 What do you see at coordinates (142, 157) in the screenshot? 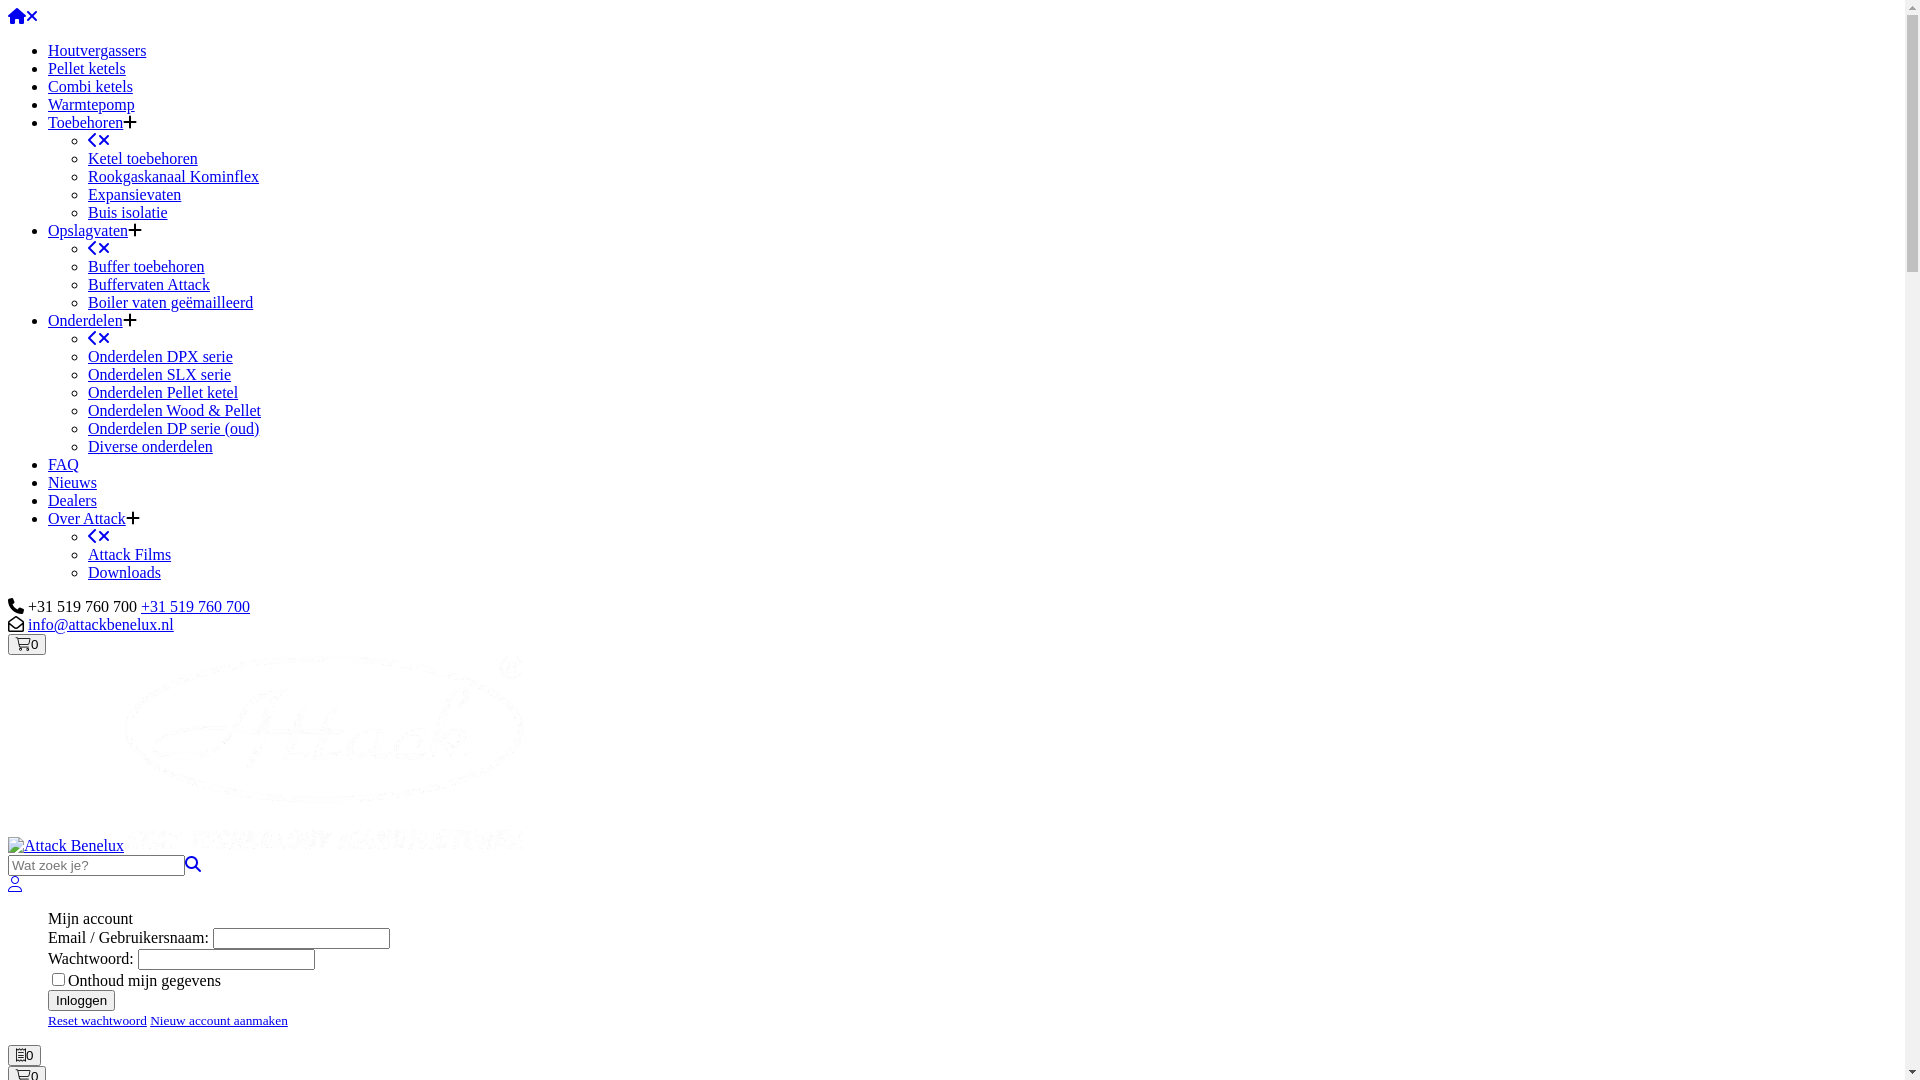
I see `'Ketel toebehoren'` at bounding box center [142, 157].